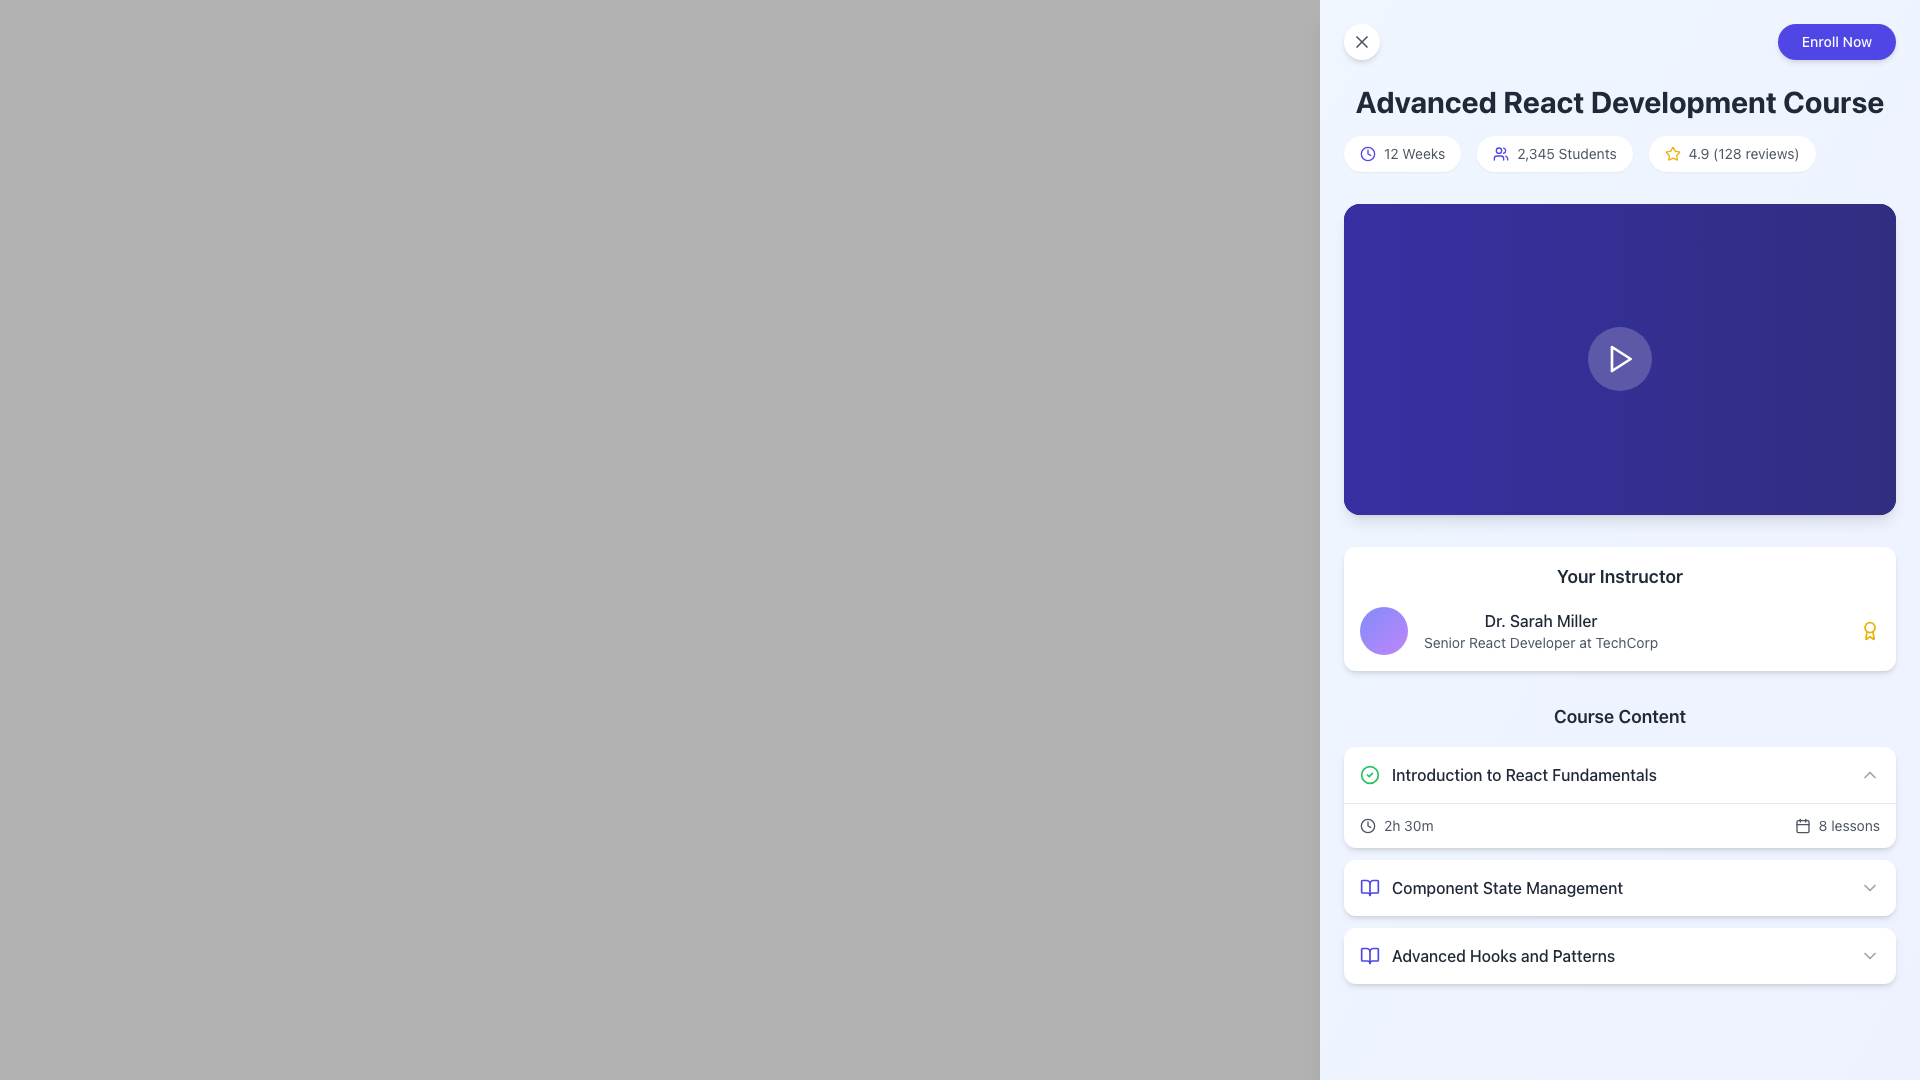  What do you see at coordinates (1508, 773) in the screenshot?
I see `text label 'Introduction to React Fundamentals' styled with medium font weight and dark gray color, located in the 'Course Content' section beside a circular green checkmark icon` at bounding box center [1508, 773].